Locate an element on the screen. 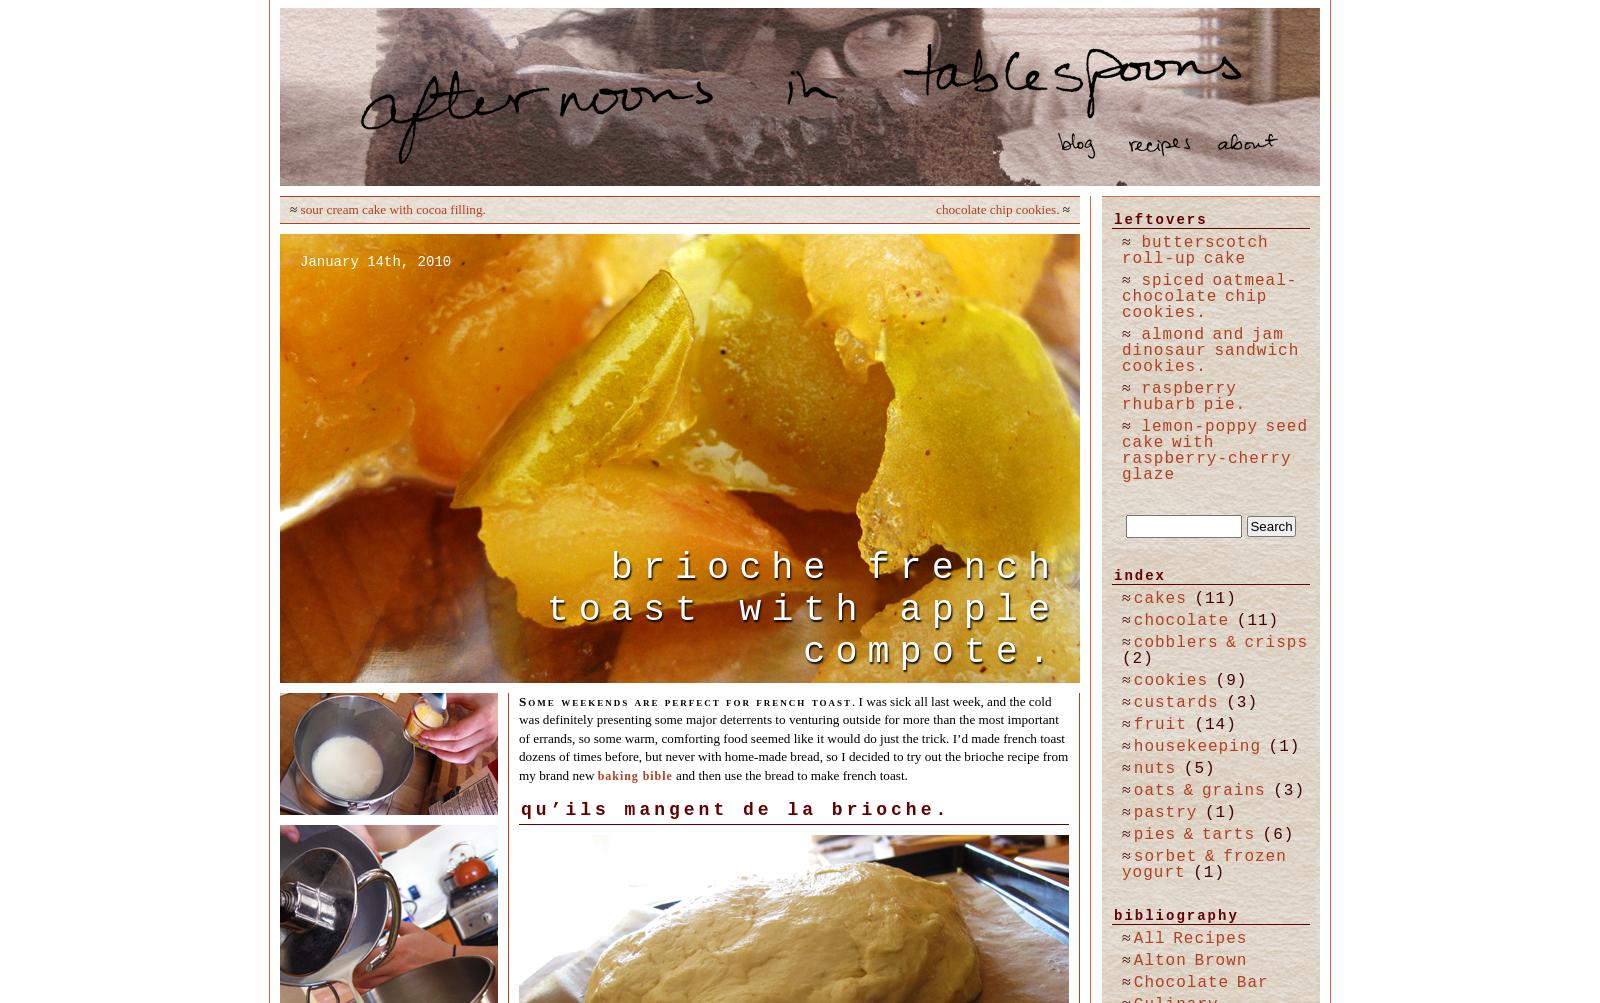  'Alton Brown' is located at coordinates (1190, 959).